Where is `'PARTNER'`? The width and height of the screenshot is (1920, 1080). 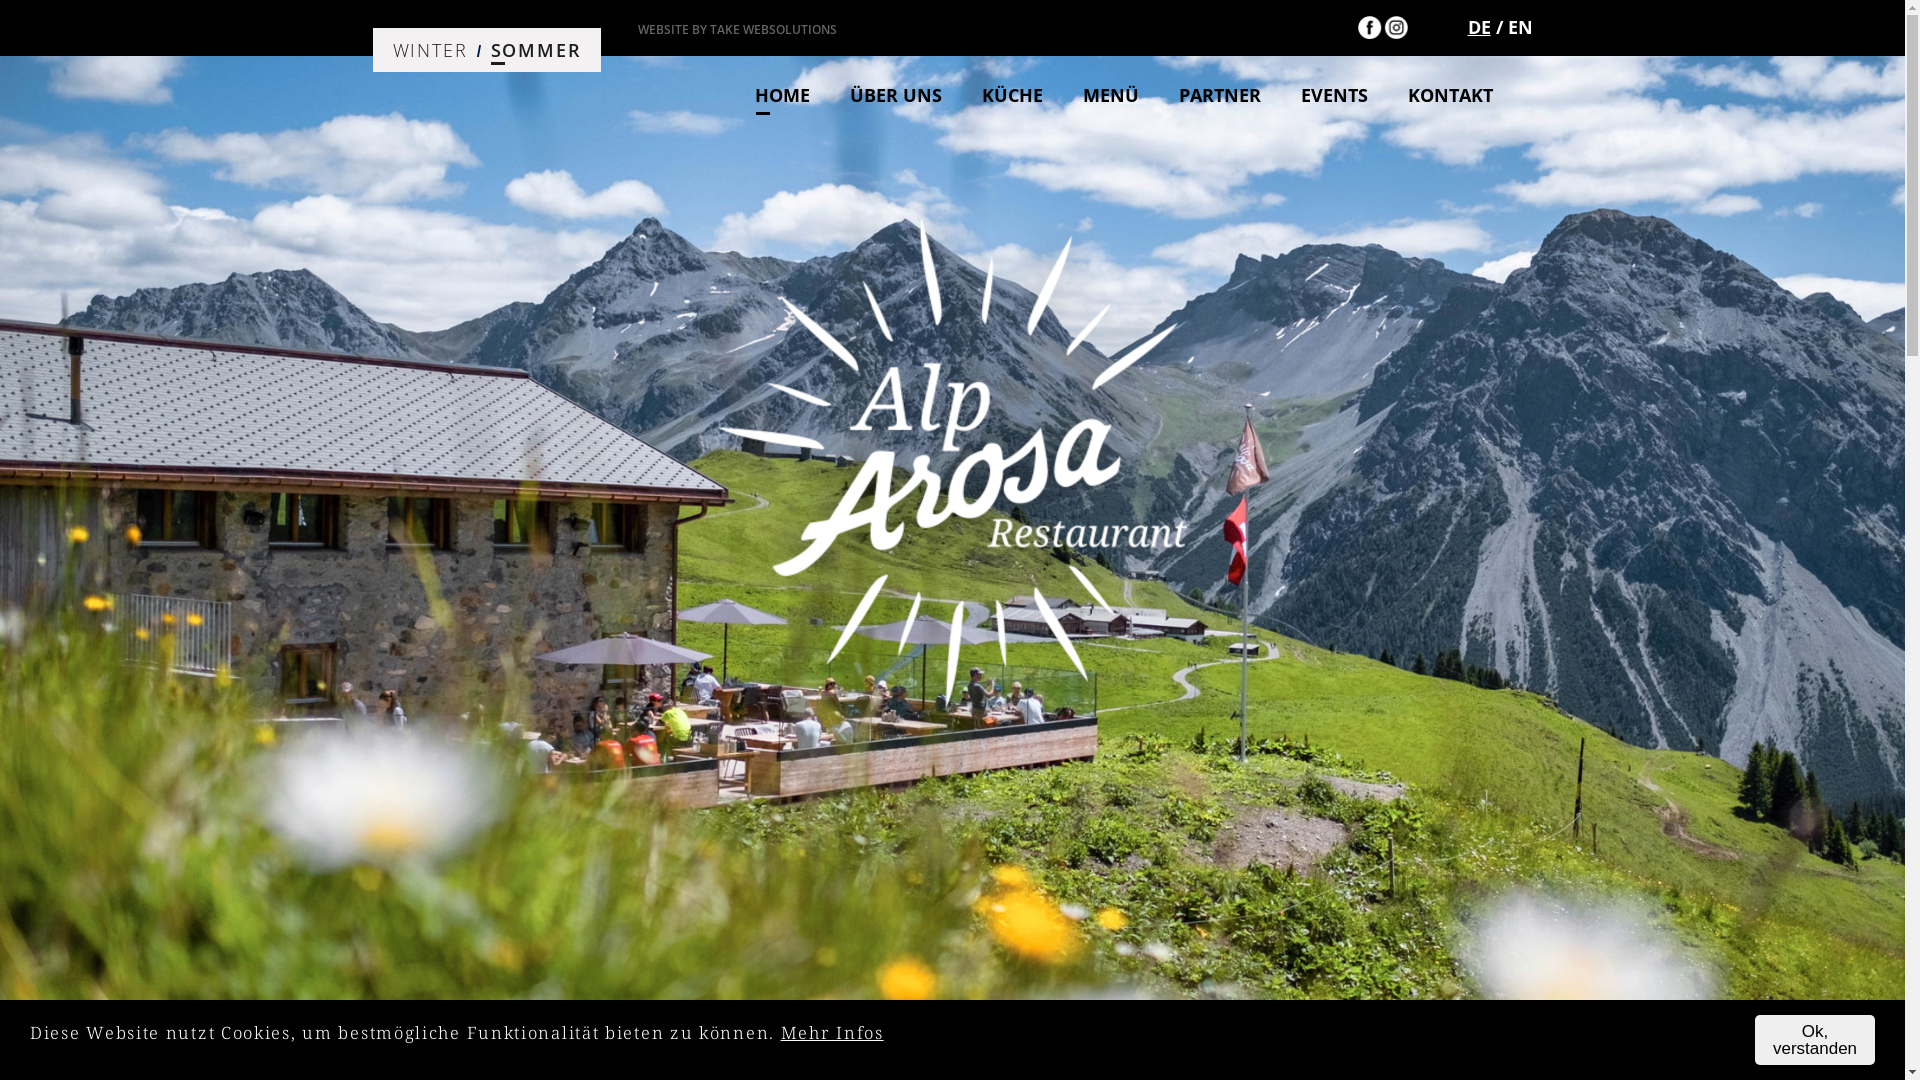 'PARTNER' is located at coordinates (1237, 95).